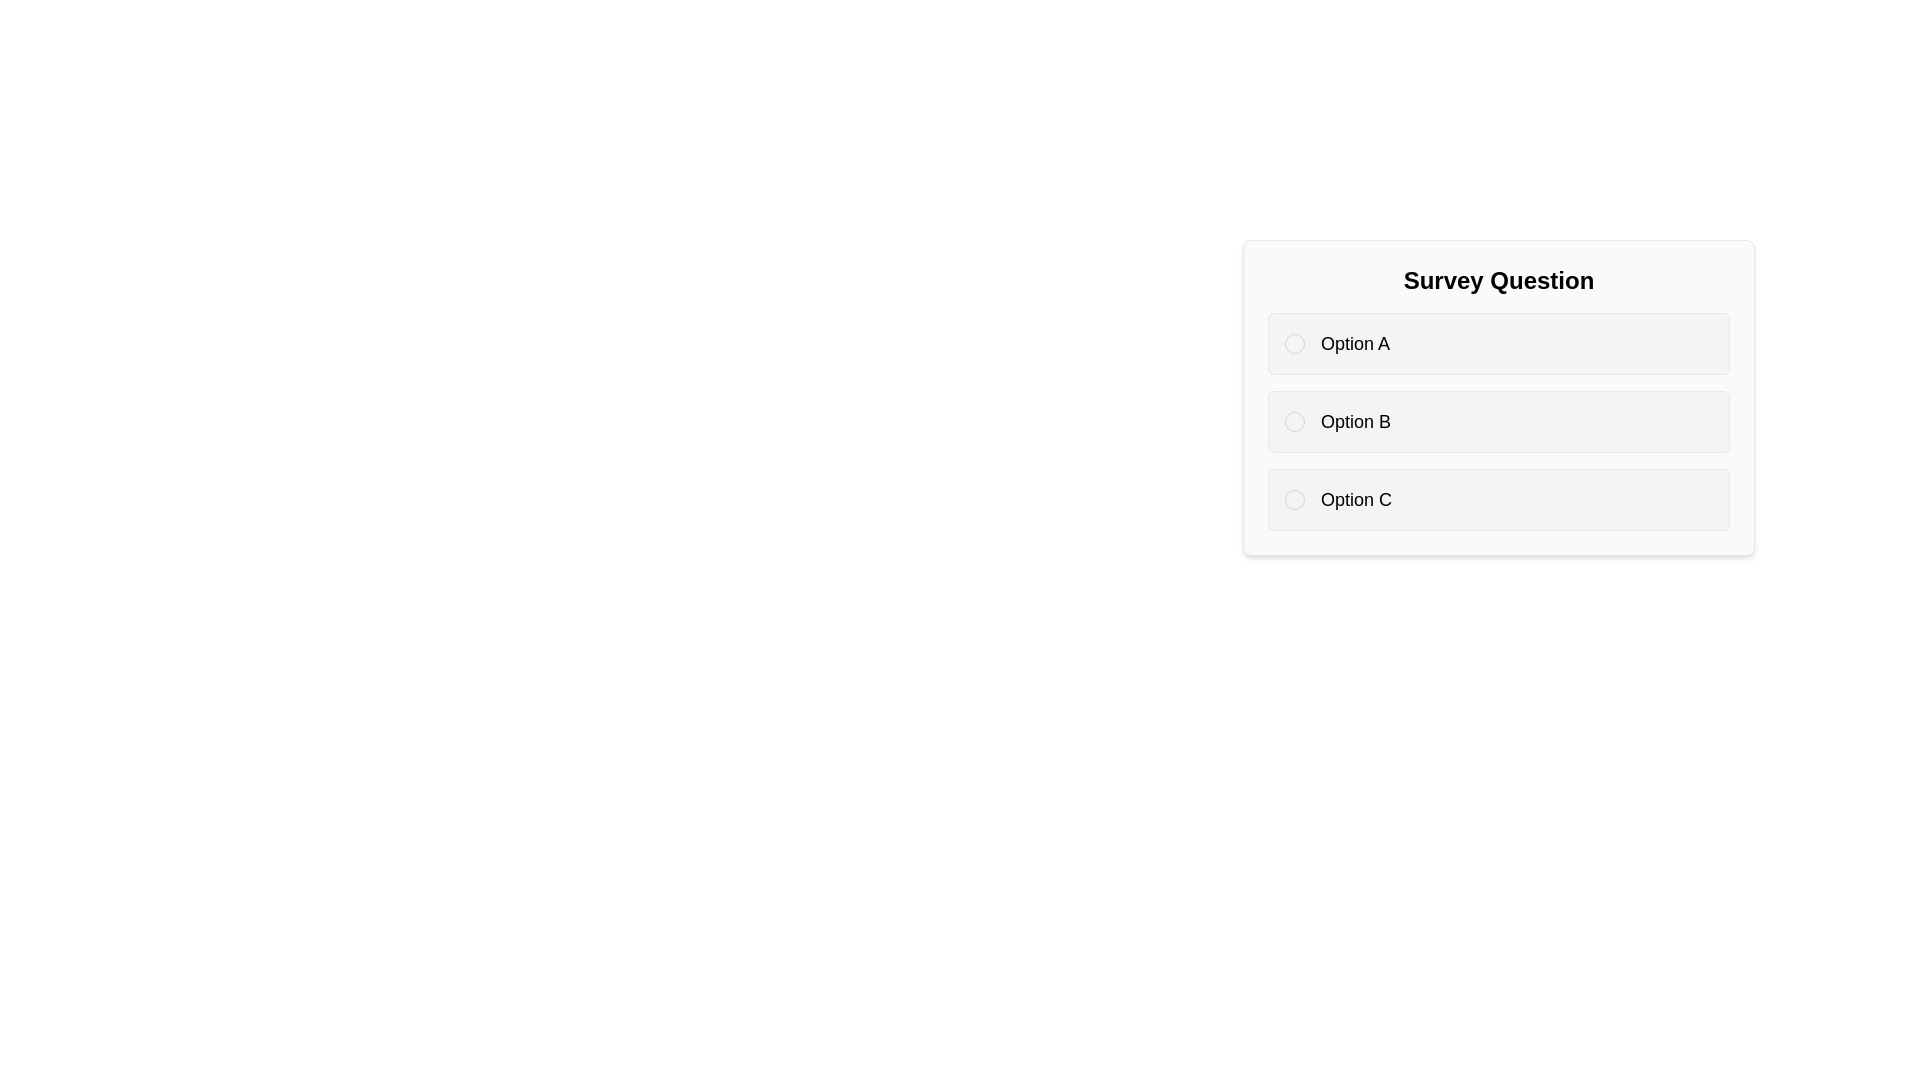 Image resolution: width=1920 pixels, height=1080 pixels. Describe the element at coordinates (1498, 420) in the screenshot. I see `the 'Option B' radio button` at that location.